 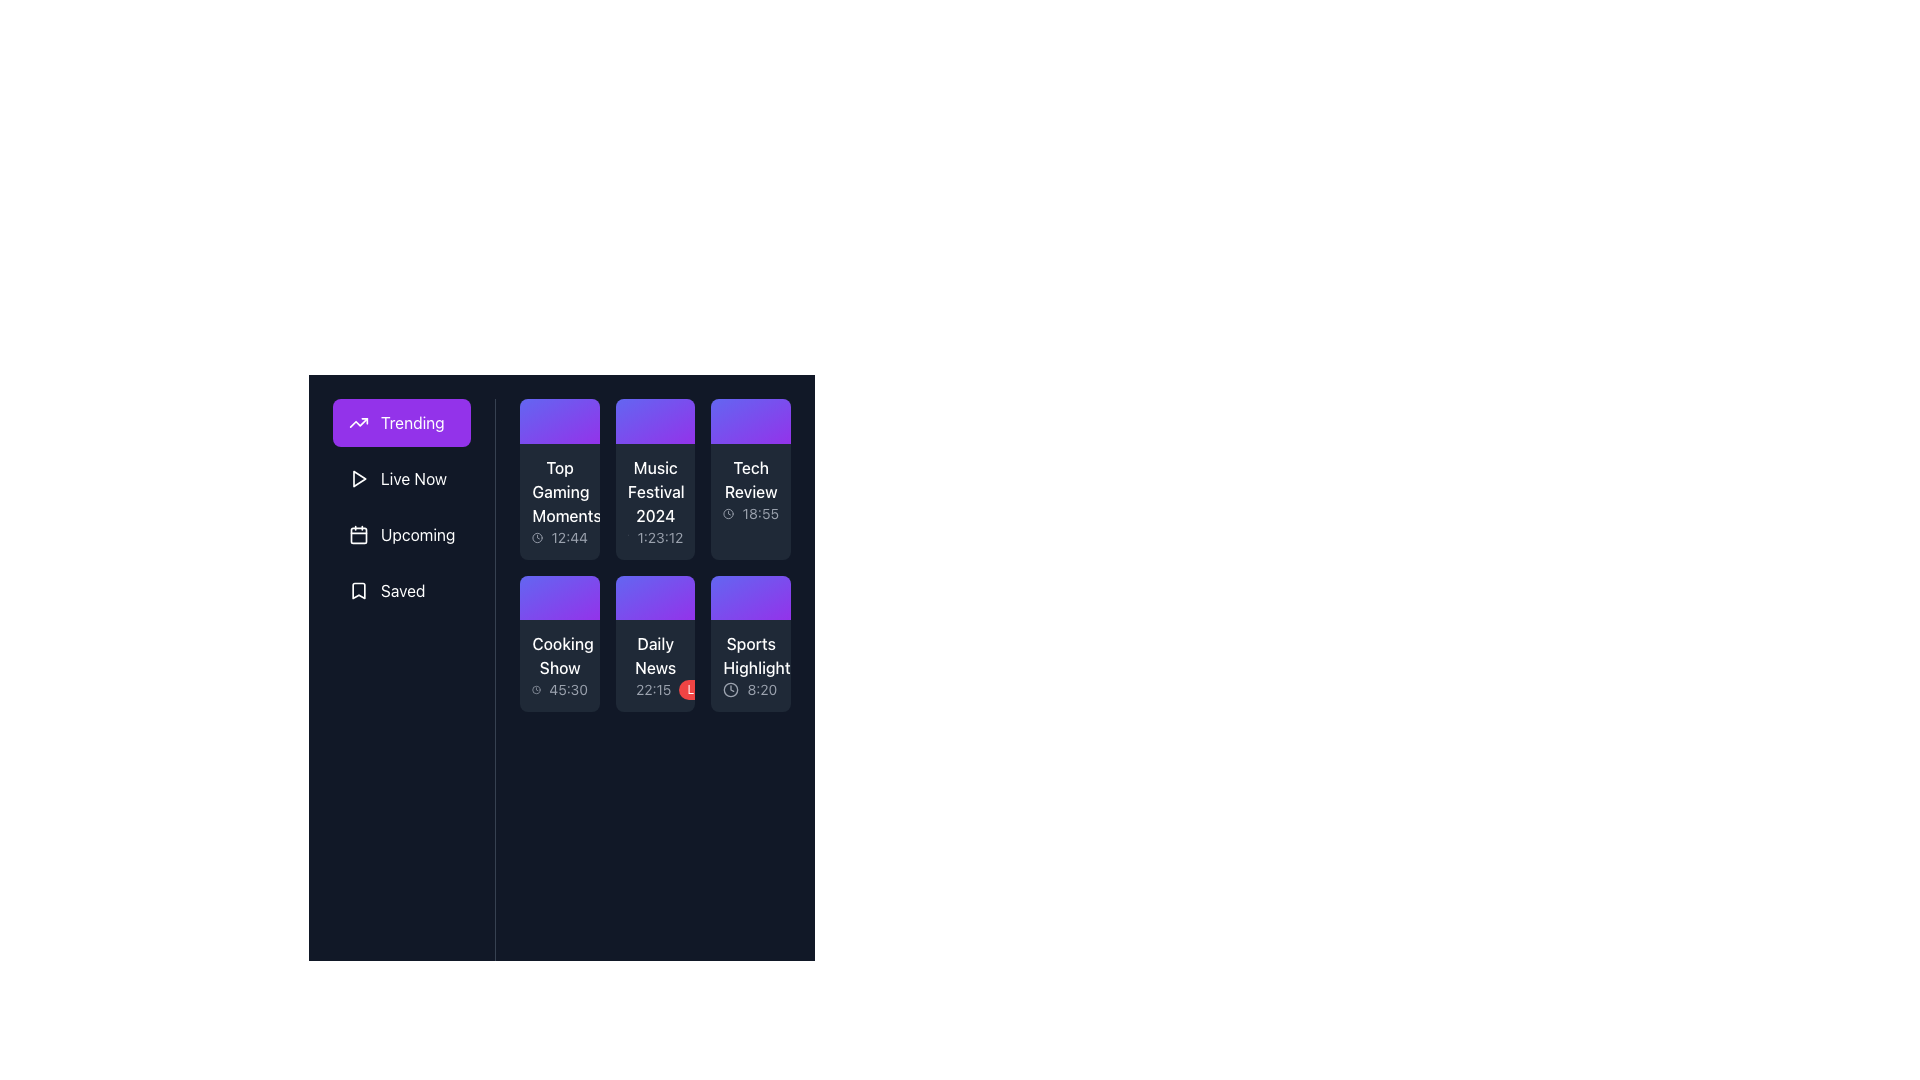 What do you see at coordinates (401, 478) in the screenshot?
I see `the navigation button located directly below the 'Trending' button and above the 'Upcoming' button` at bounding box center [401, 478].